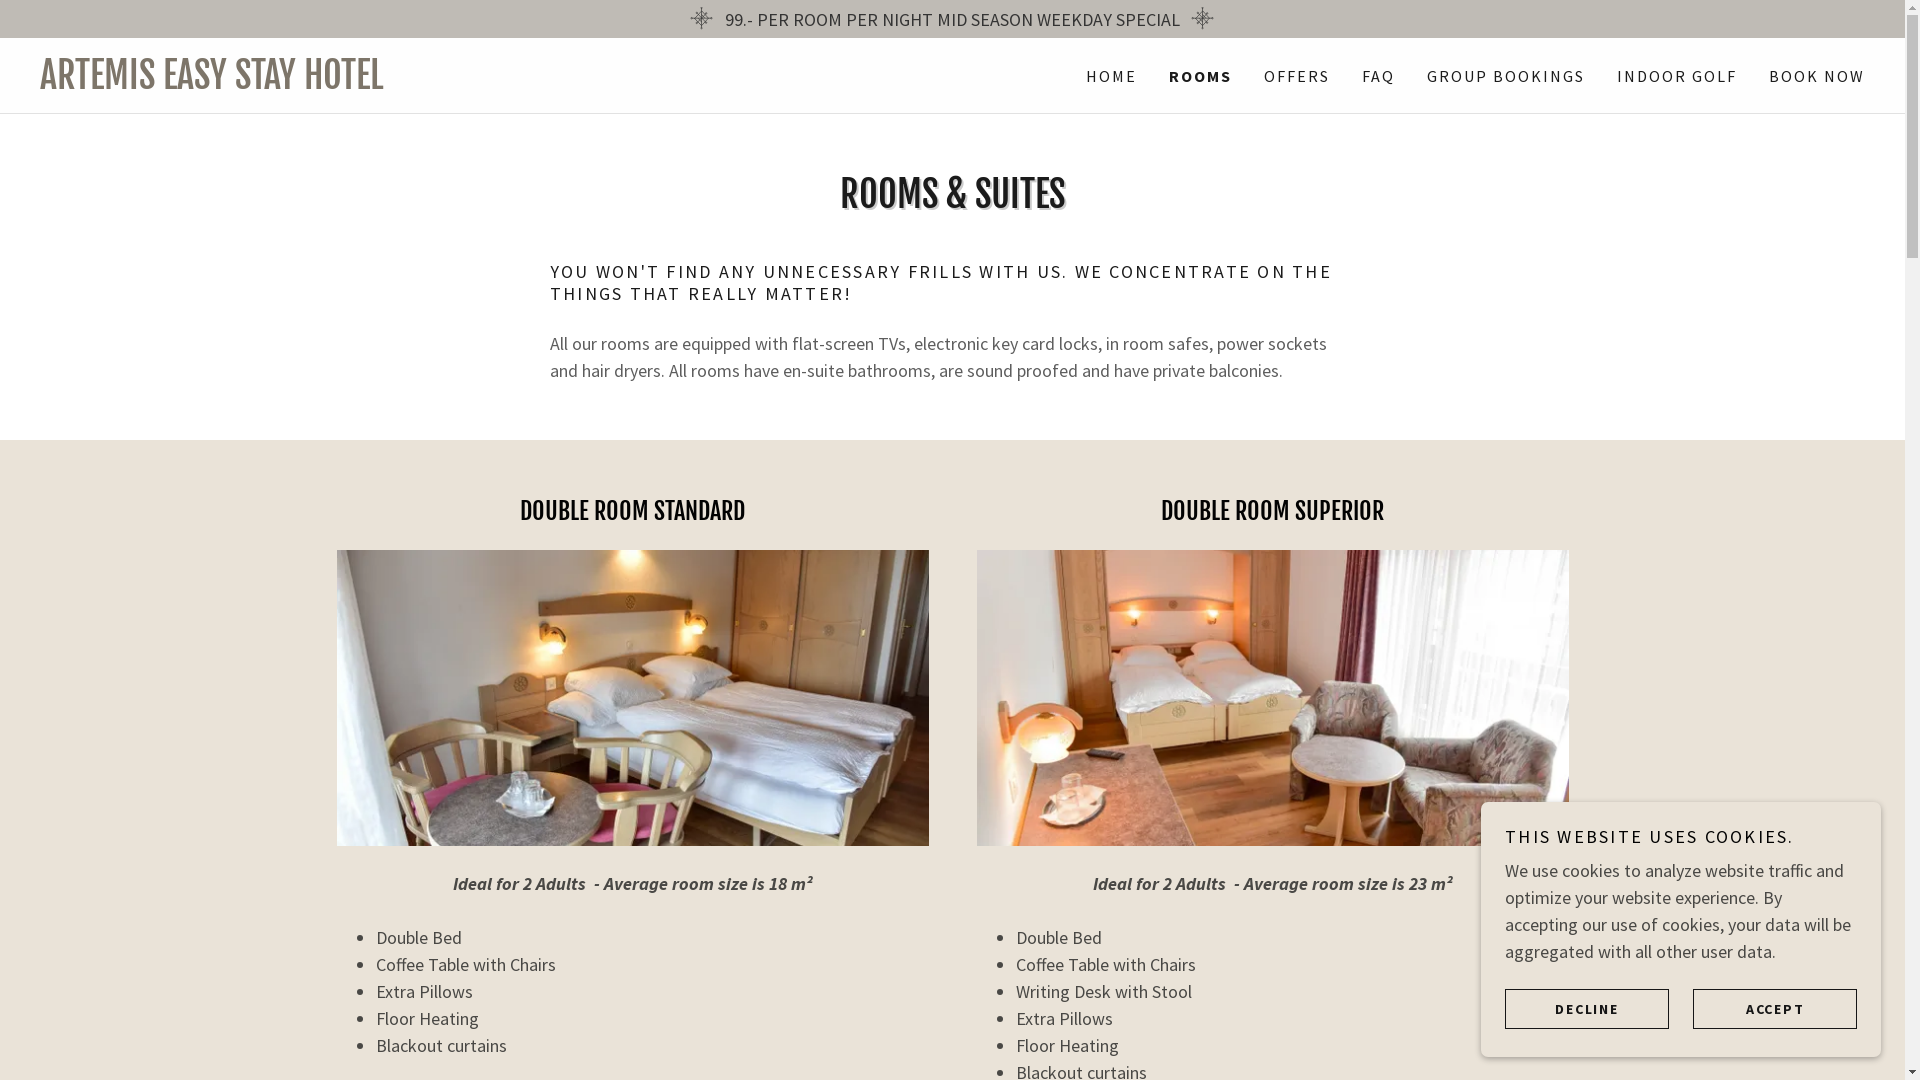 This screenshot has height=1080, width=1920. What do you see at coordinates (1586, 1007) in the screenshot?
I see `'DECLINE'` at bounding box center [1586, 1007].